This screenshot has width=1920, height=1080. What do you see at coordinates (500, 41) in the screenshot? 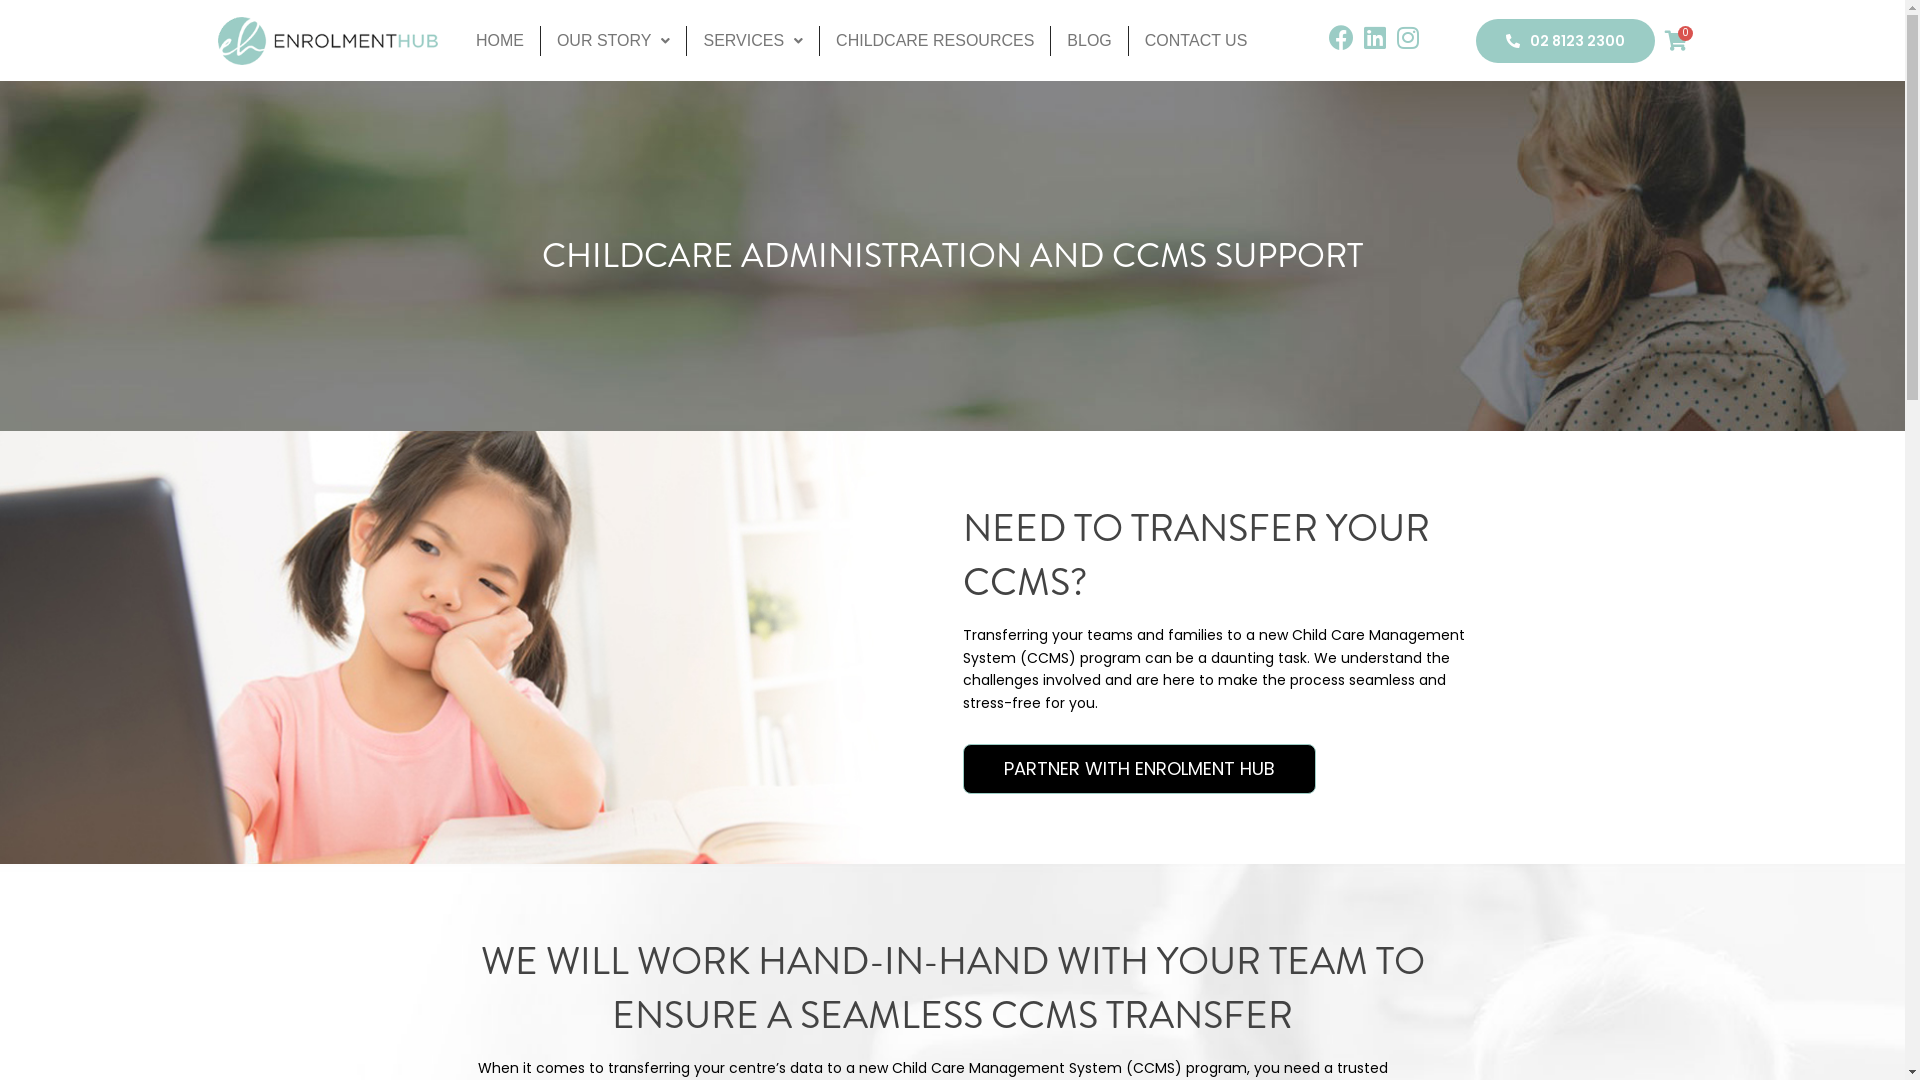
I see `'HOME'` at bounding box center [500, 41].